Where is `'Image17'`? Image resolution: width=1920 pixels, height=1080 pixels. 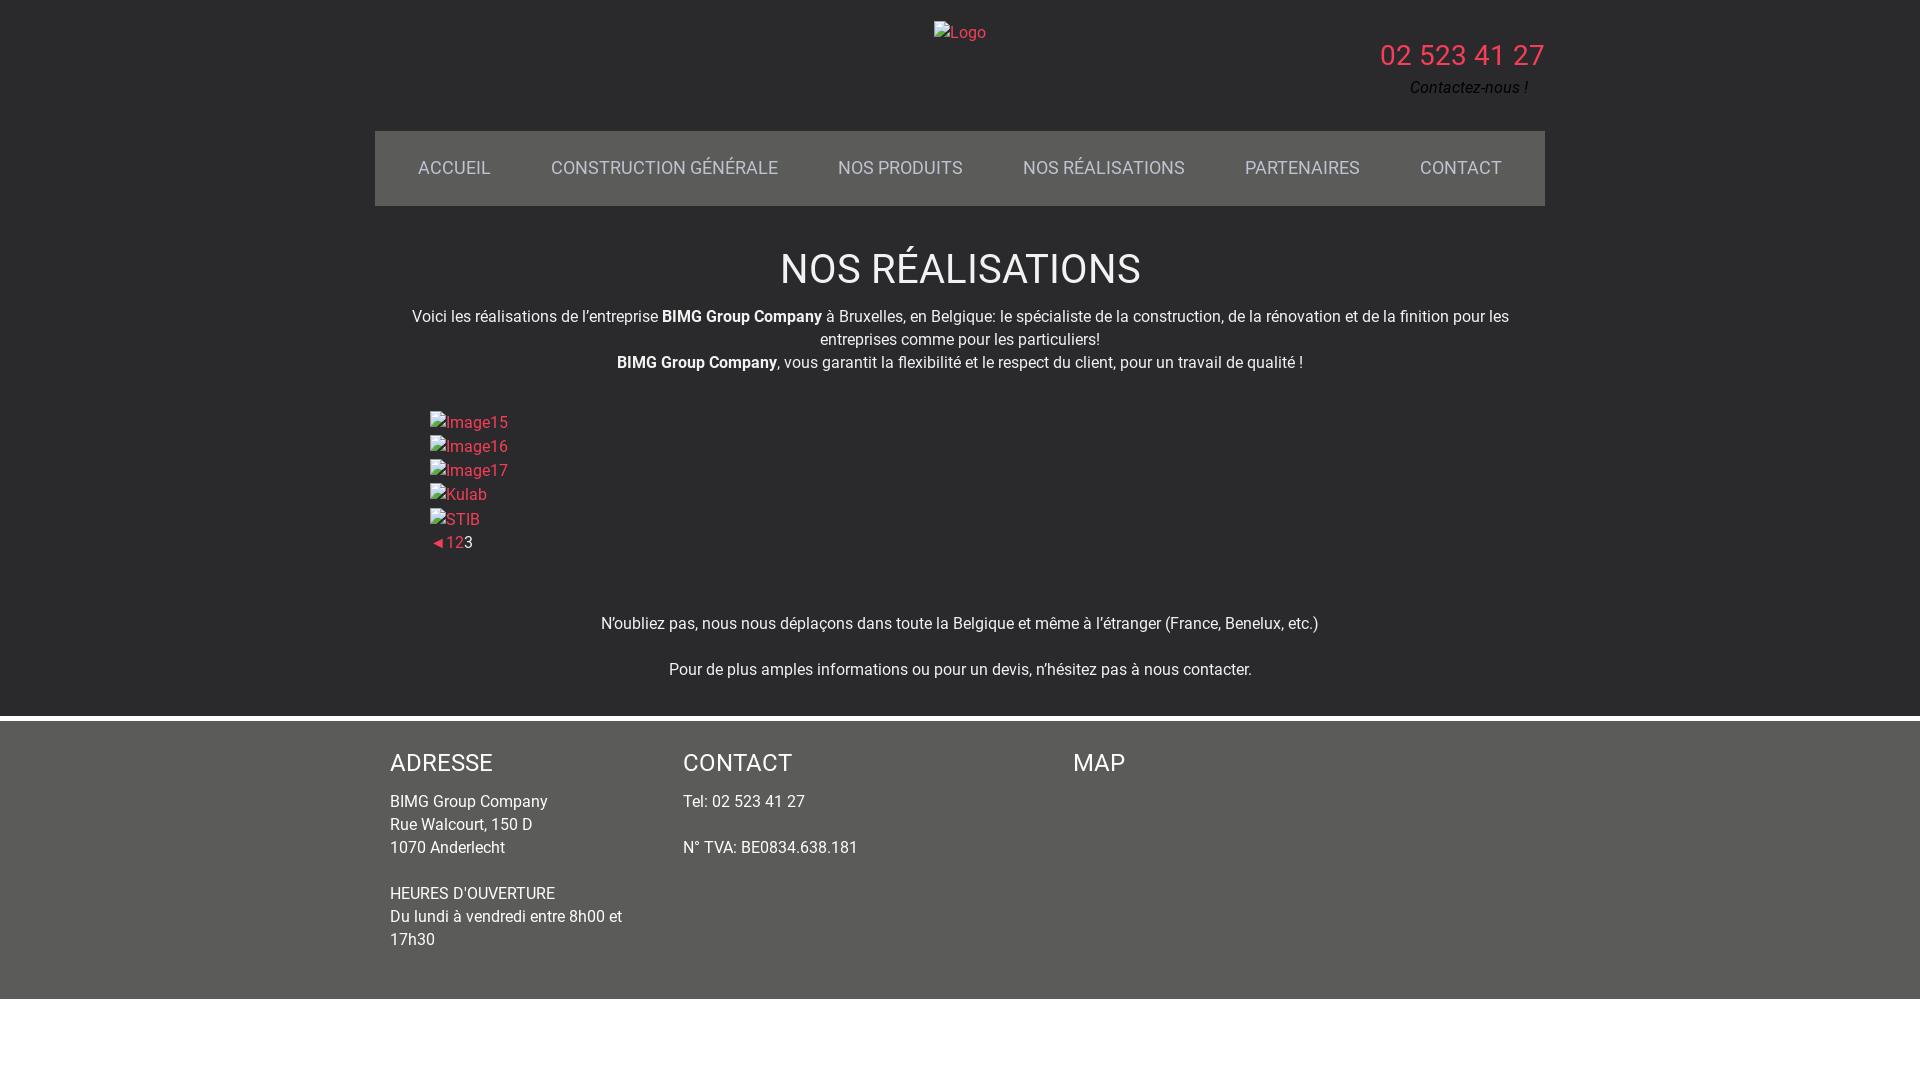 'Image17' is located at coordinates (468, 470).